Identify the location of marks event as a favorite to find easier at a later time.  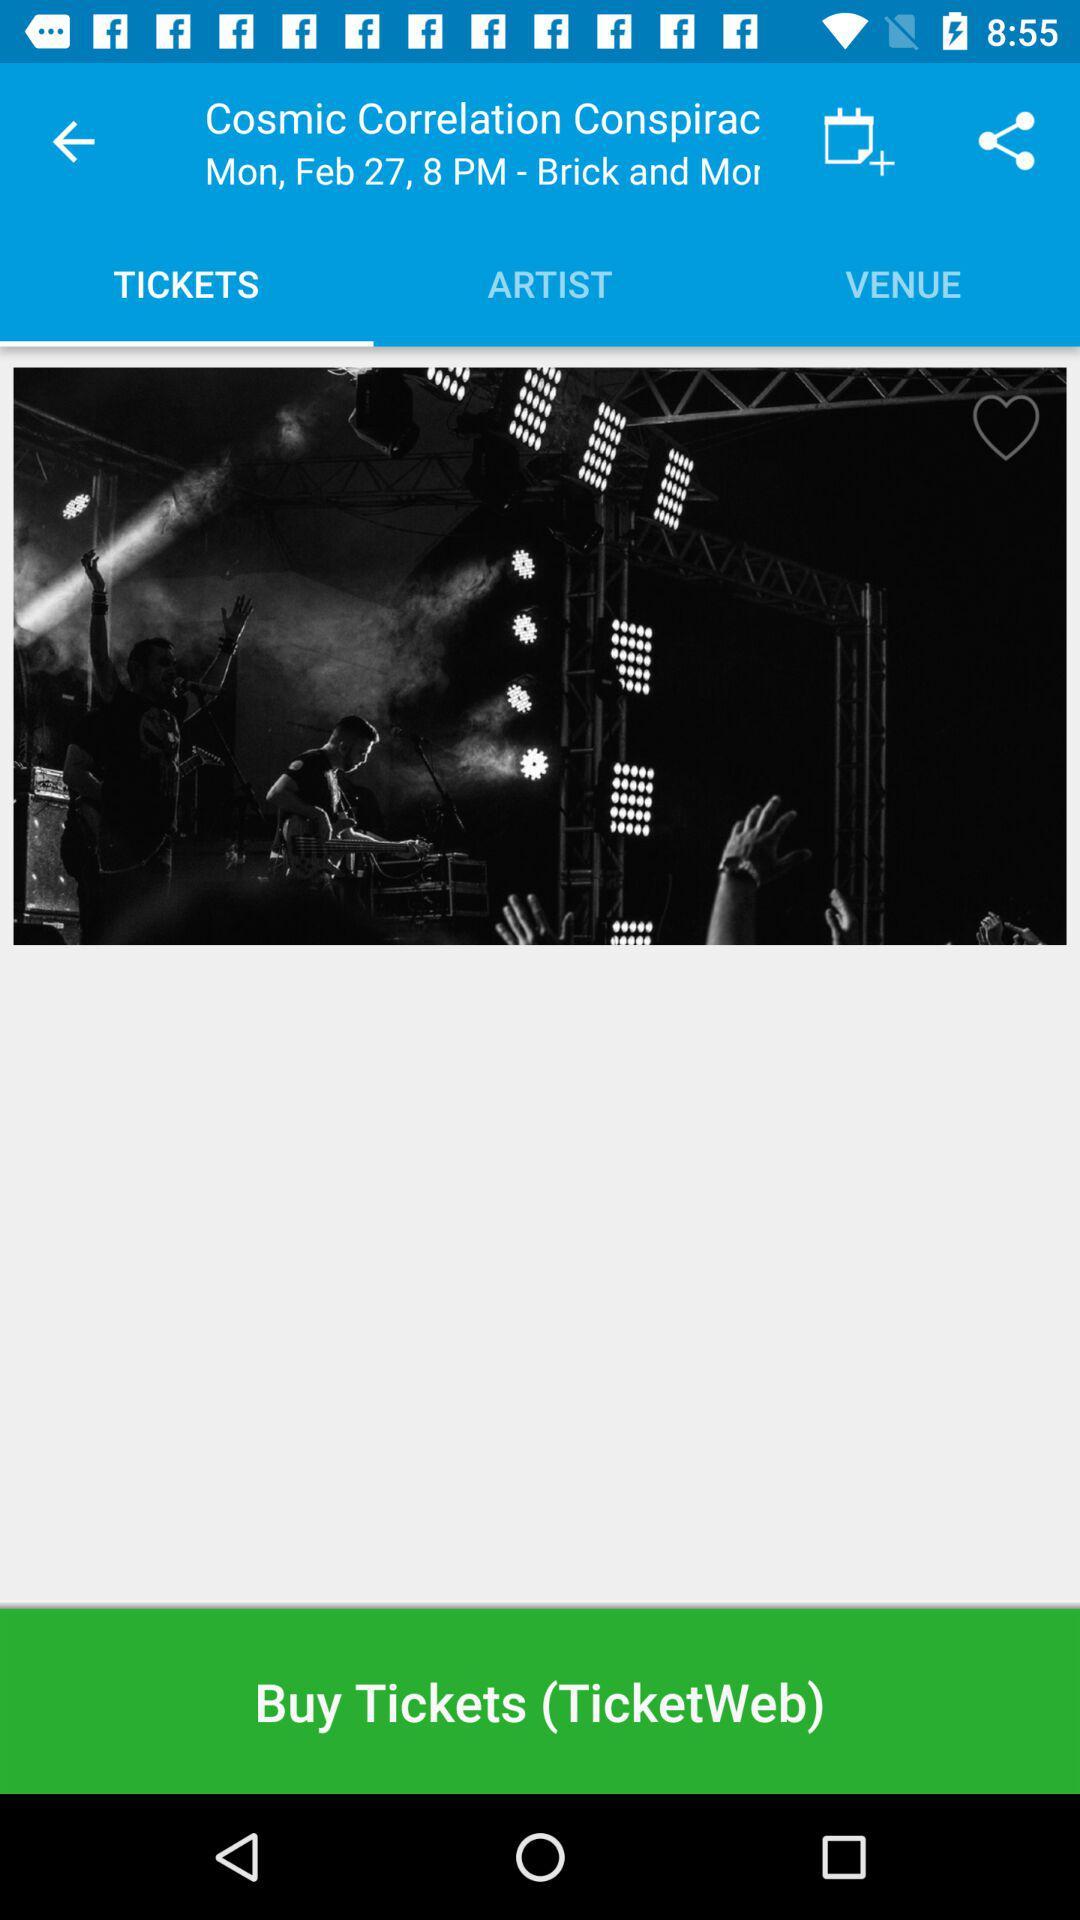
(999, 433).